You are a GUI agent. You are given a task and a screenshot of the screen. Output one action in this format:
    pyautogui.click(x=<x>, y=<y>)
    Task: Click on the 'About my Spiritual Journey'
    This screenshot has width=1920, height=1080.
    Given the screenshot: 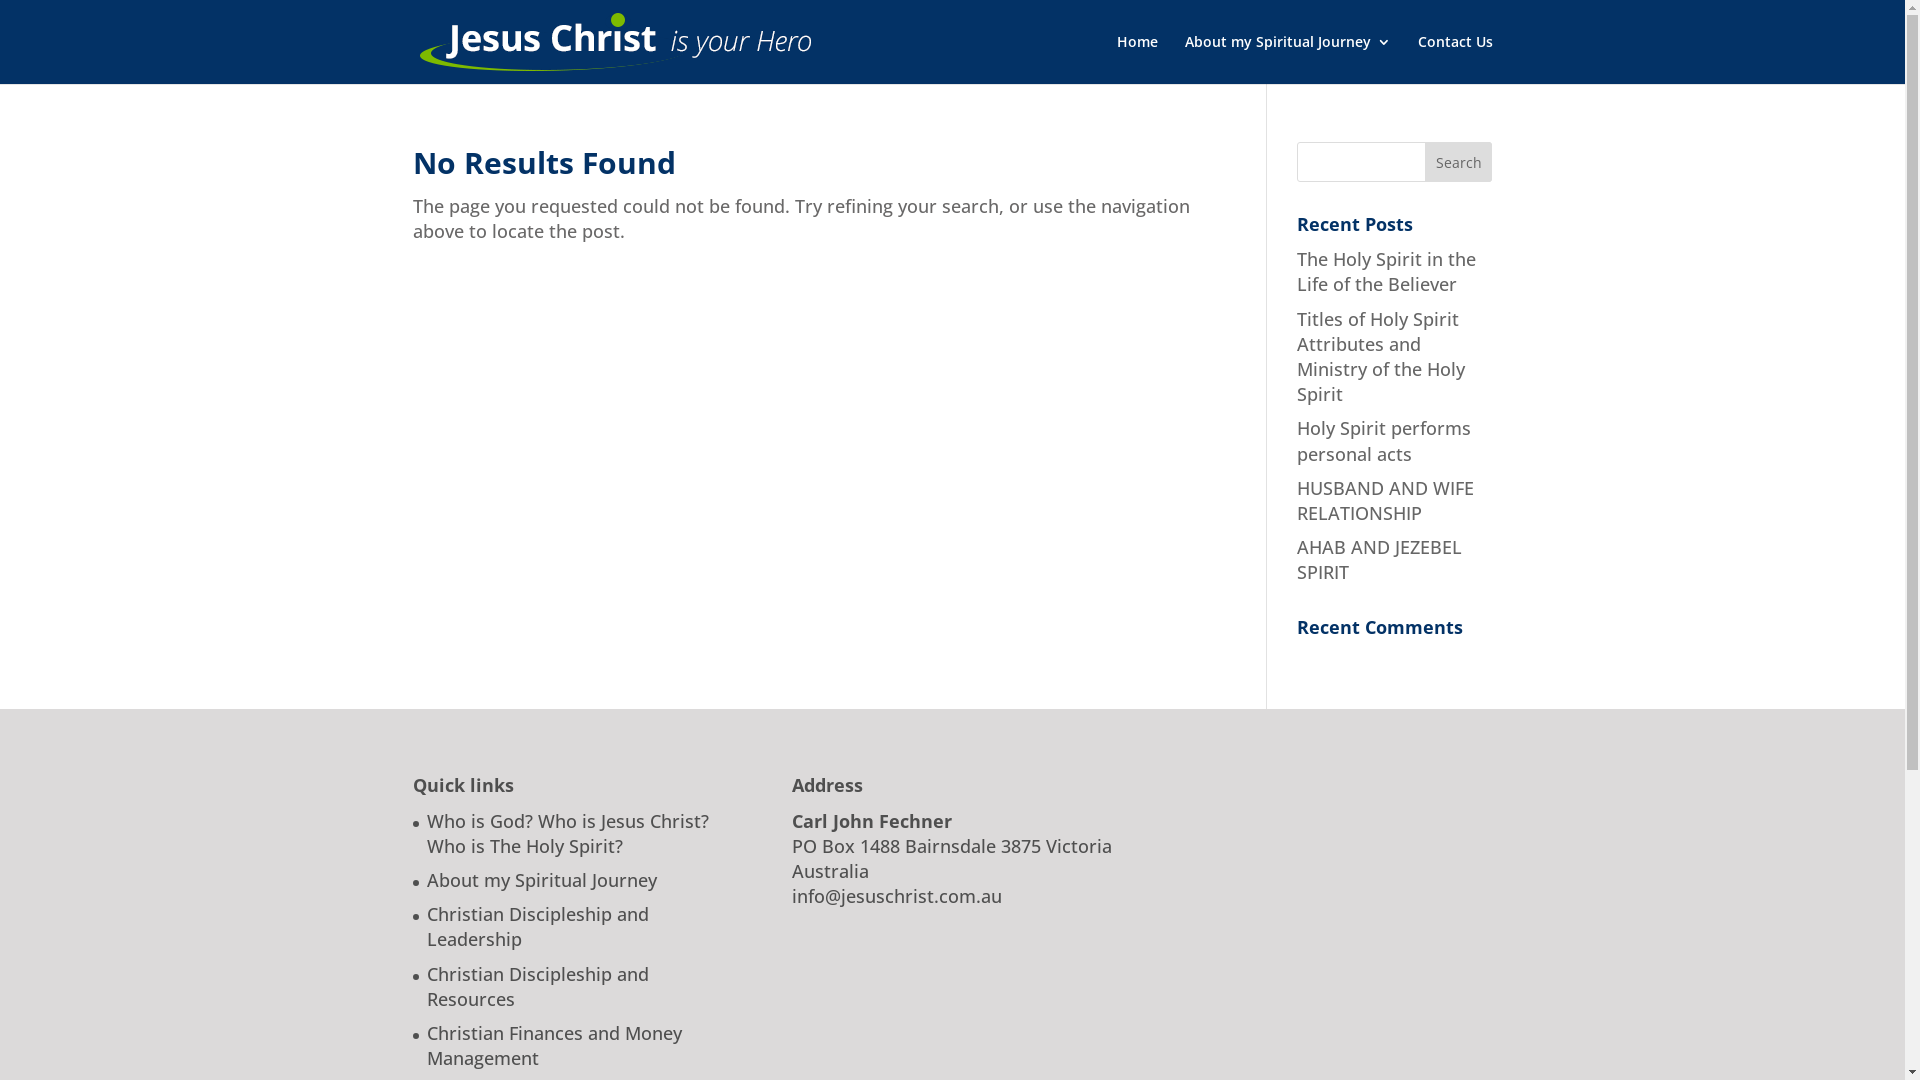 What is the action you would take?
    pyautogui.click(x=541, y=878)
    